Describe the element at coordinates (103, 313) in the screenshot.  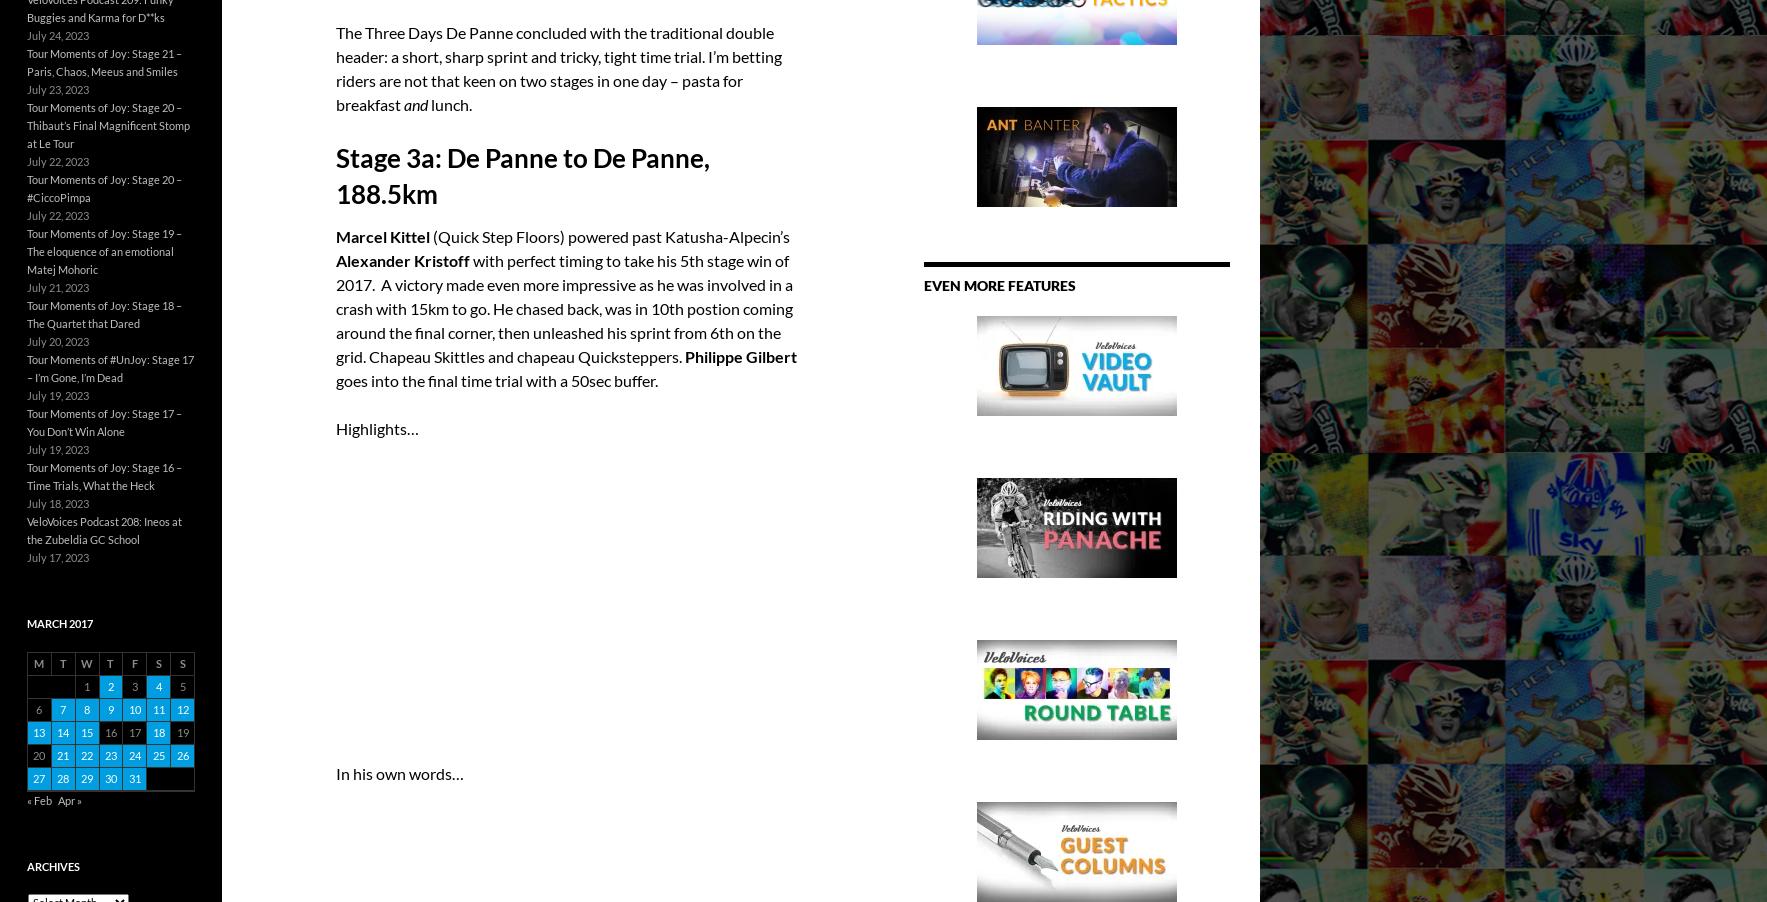
I see `'Tour Moments of Joy: Stage 18 – The Quartet that Dared'` at that location.